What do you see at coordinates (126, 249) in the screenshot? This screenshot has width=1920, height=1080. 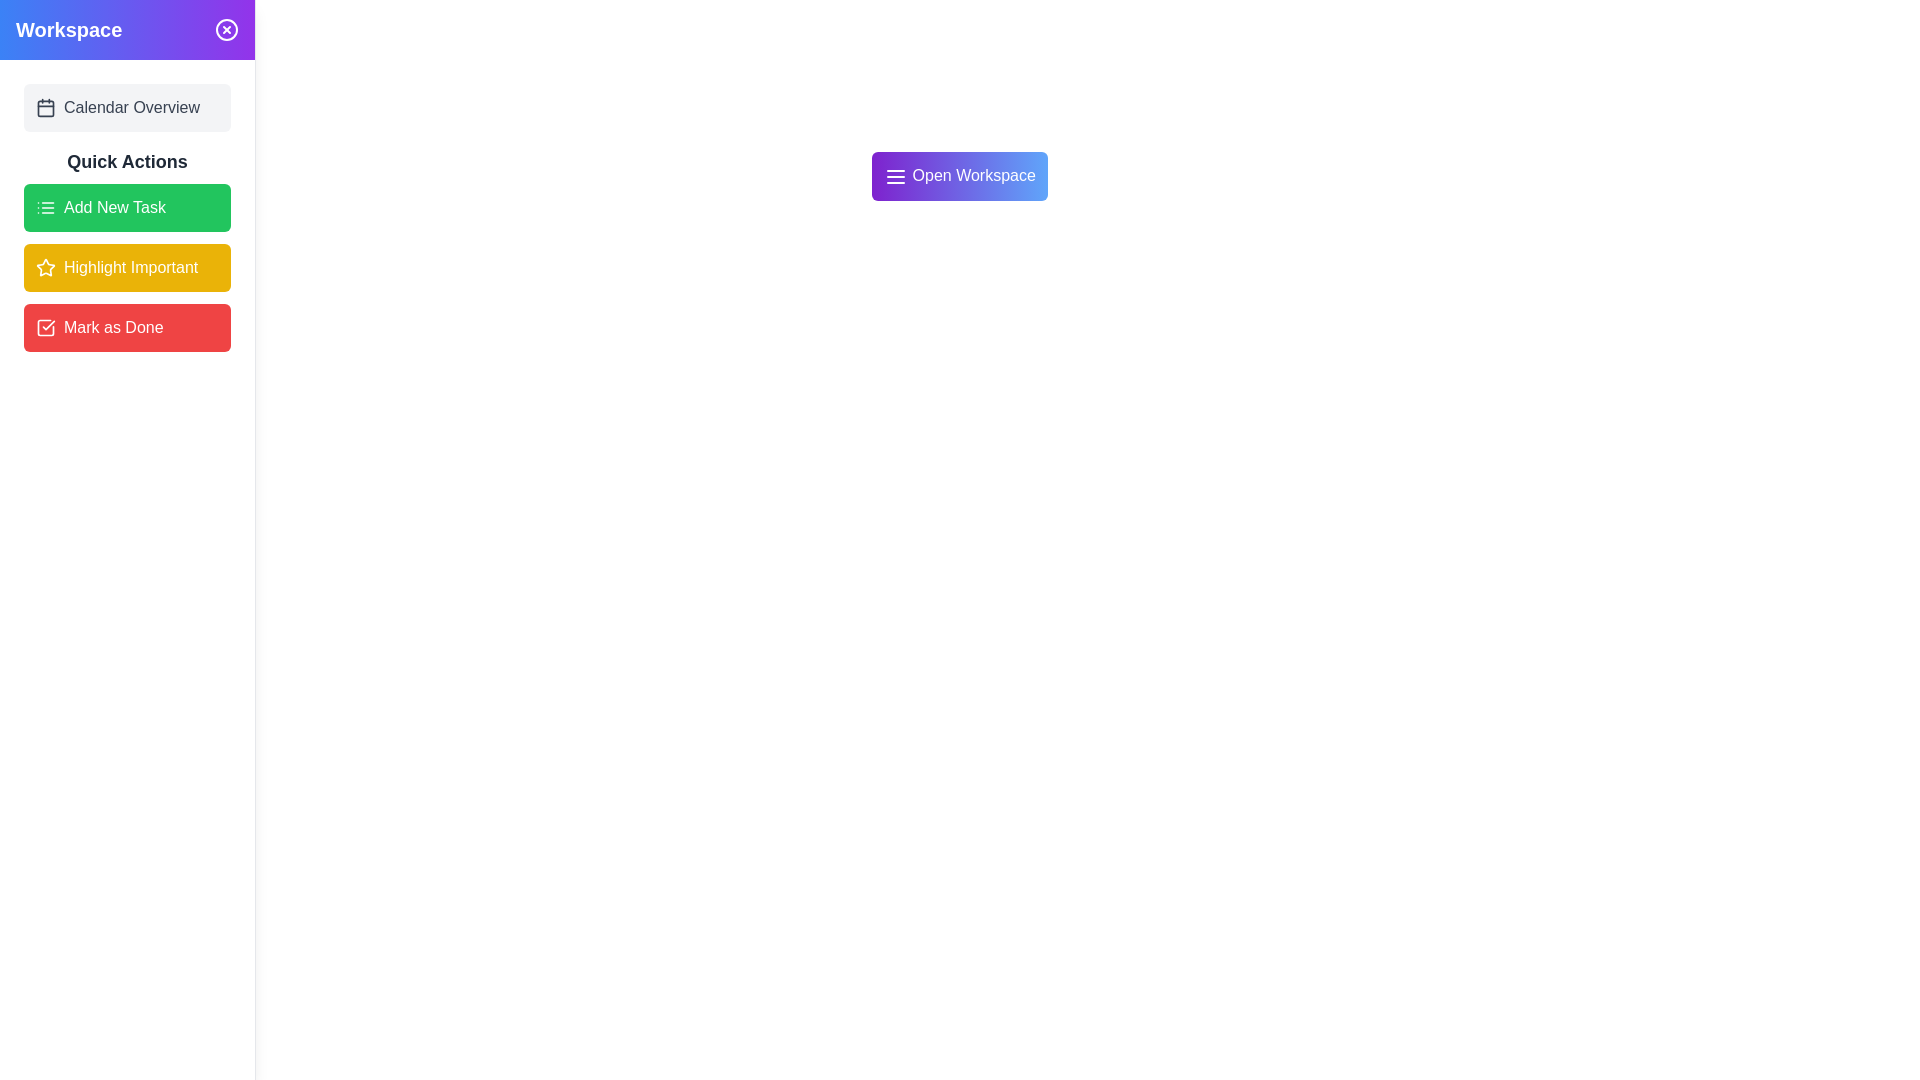 I see `the 'Highlight Important' button with a yellow background located in the vertical list under the 'Quick Actions' header, positioned below the 'Add New Task' button and above the 'Mark as Done' button` at bounding box center [126, 249].